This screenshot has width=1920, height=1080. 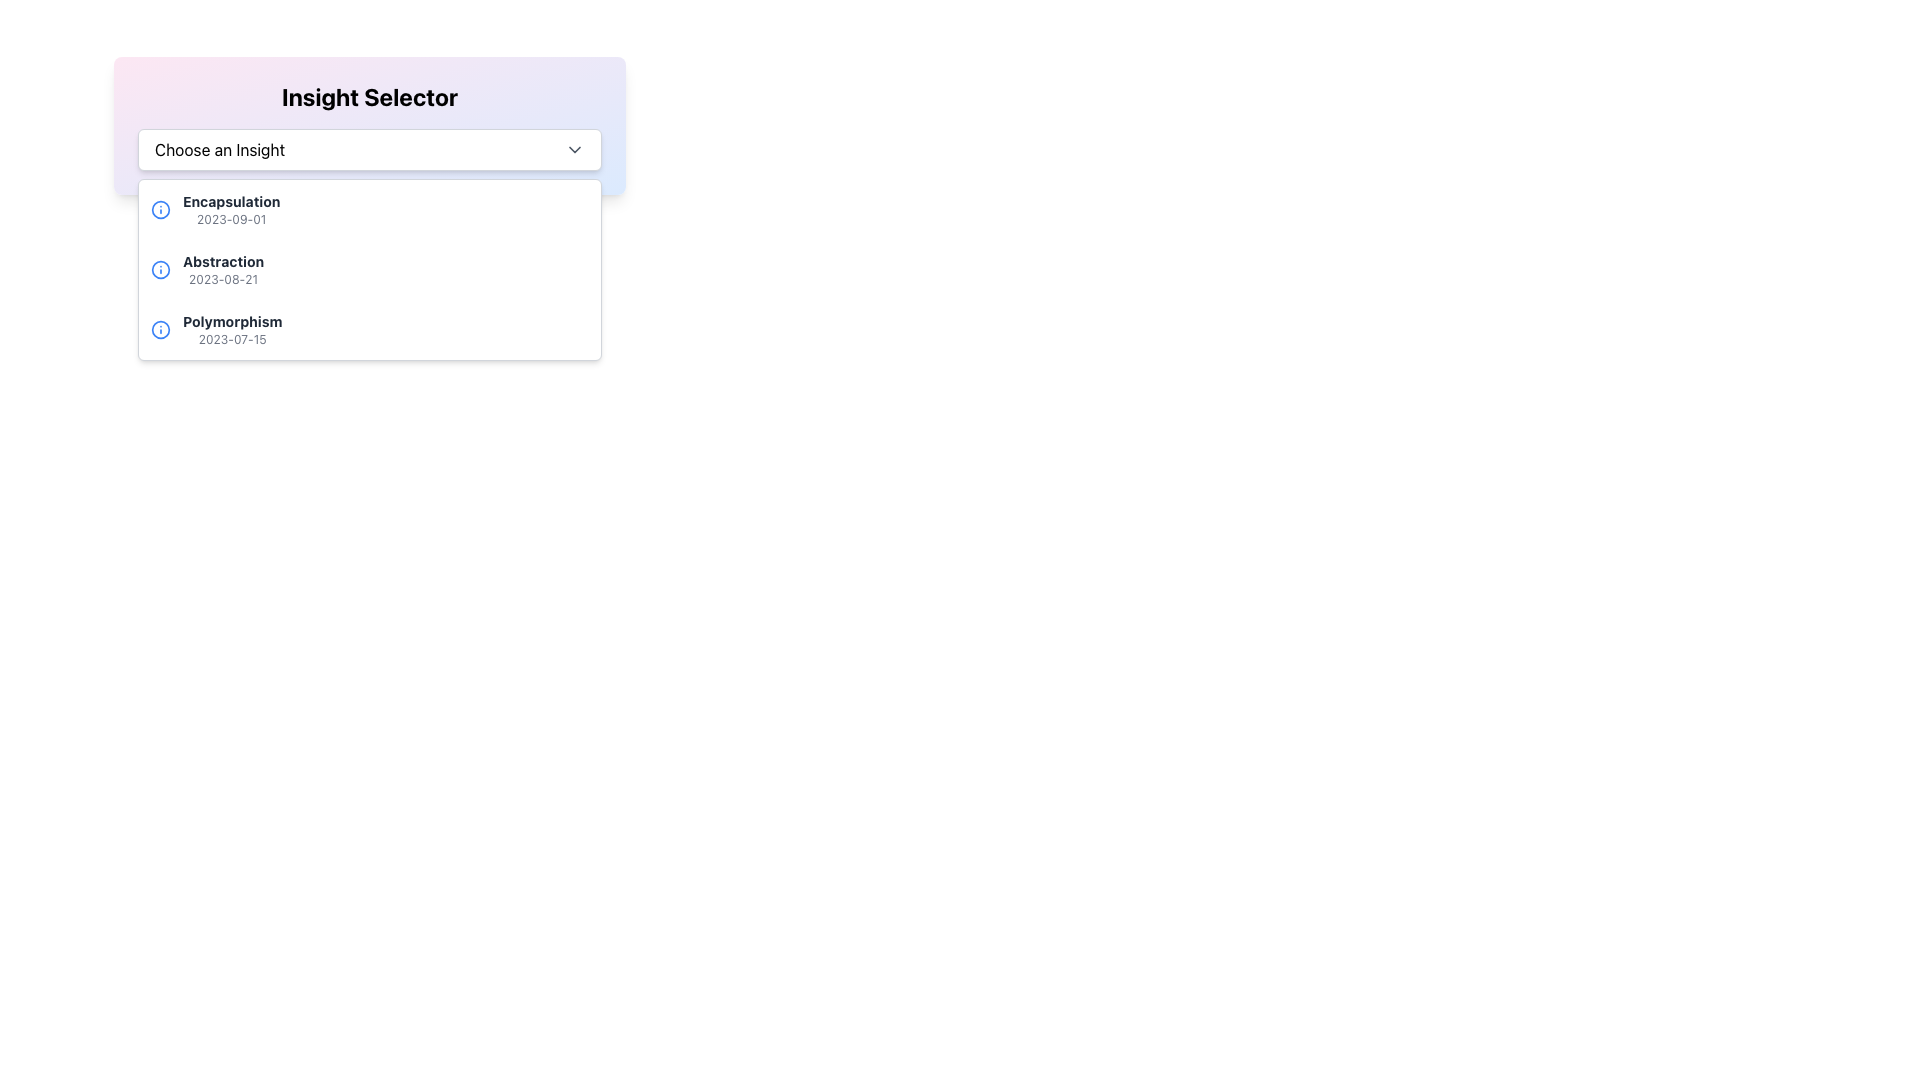 I want to click on the text label located in the upper left section of the dropdown menu, so click(x=220, y=149).